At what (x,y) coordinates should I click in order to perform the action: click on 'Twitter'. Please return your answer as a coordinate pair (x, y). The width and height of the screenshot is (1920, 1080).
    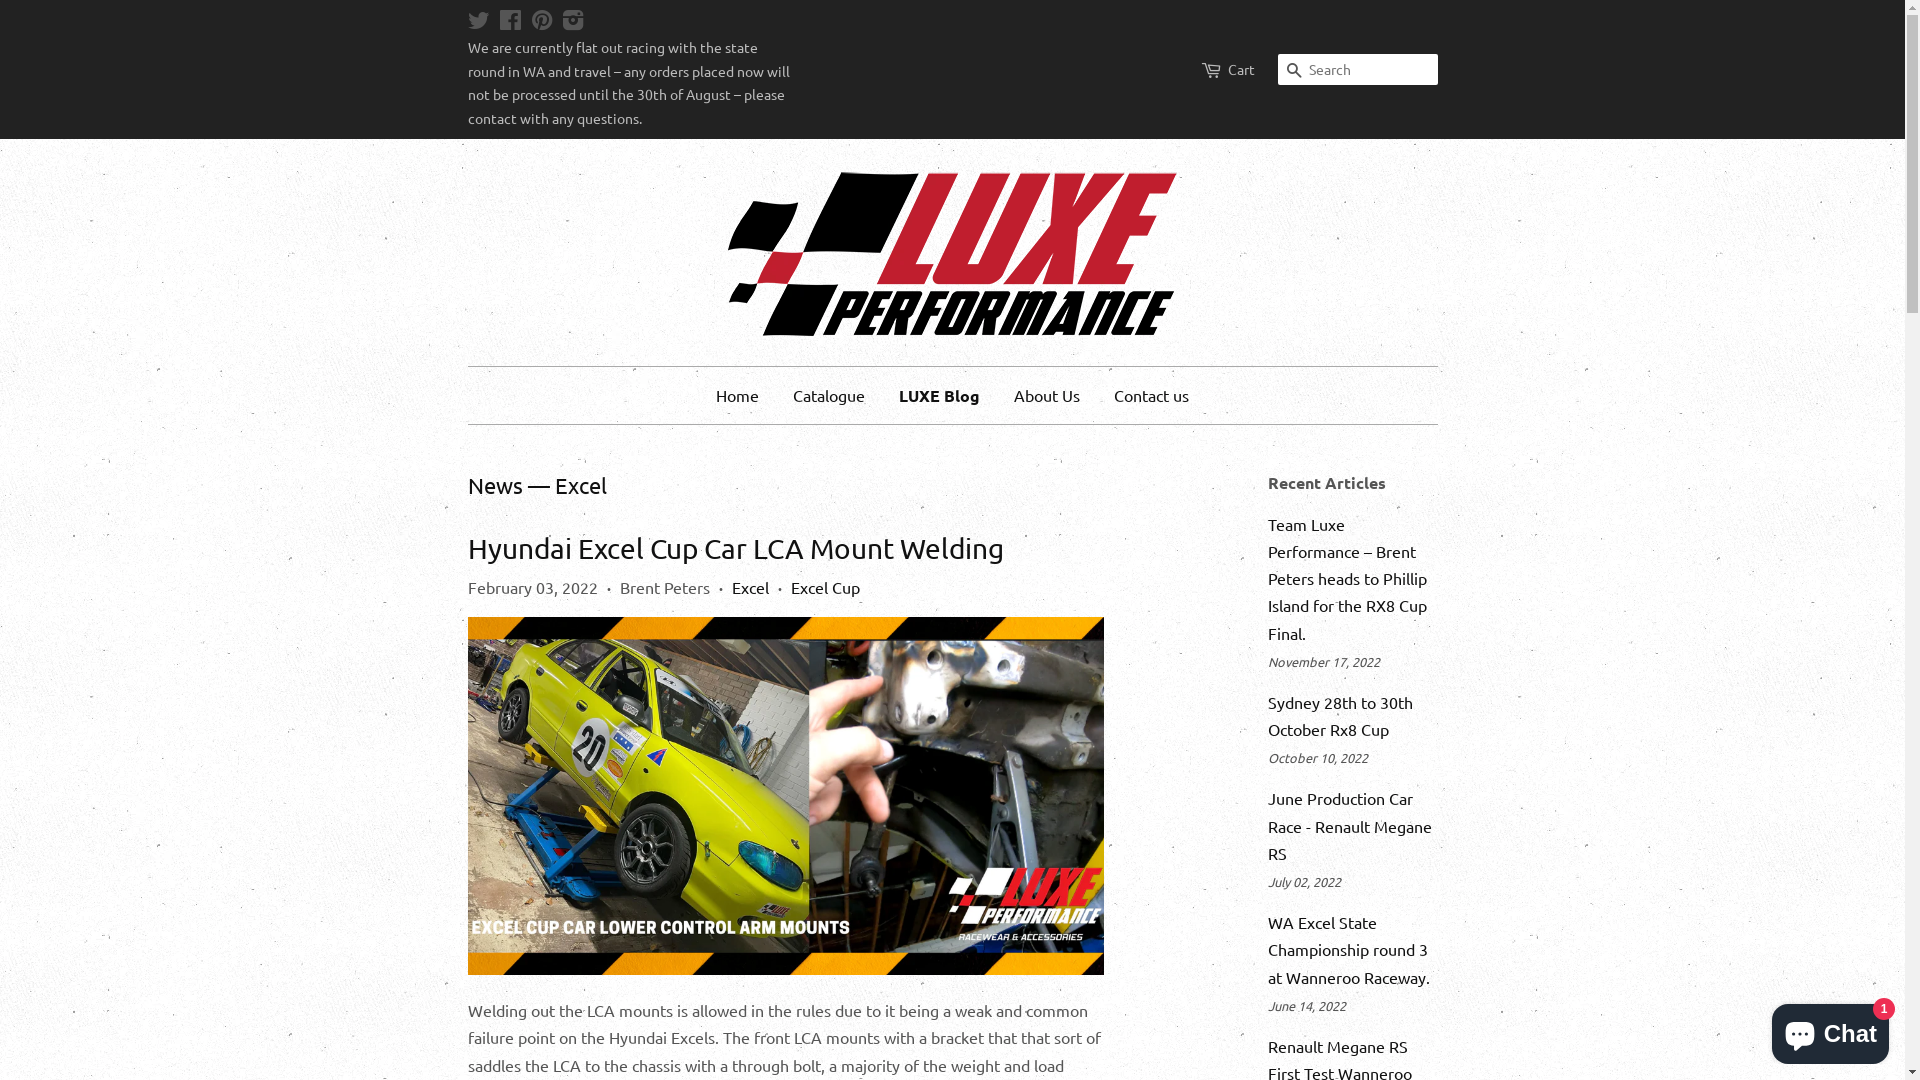
    Looking at the image, I should click on (478, 23).